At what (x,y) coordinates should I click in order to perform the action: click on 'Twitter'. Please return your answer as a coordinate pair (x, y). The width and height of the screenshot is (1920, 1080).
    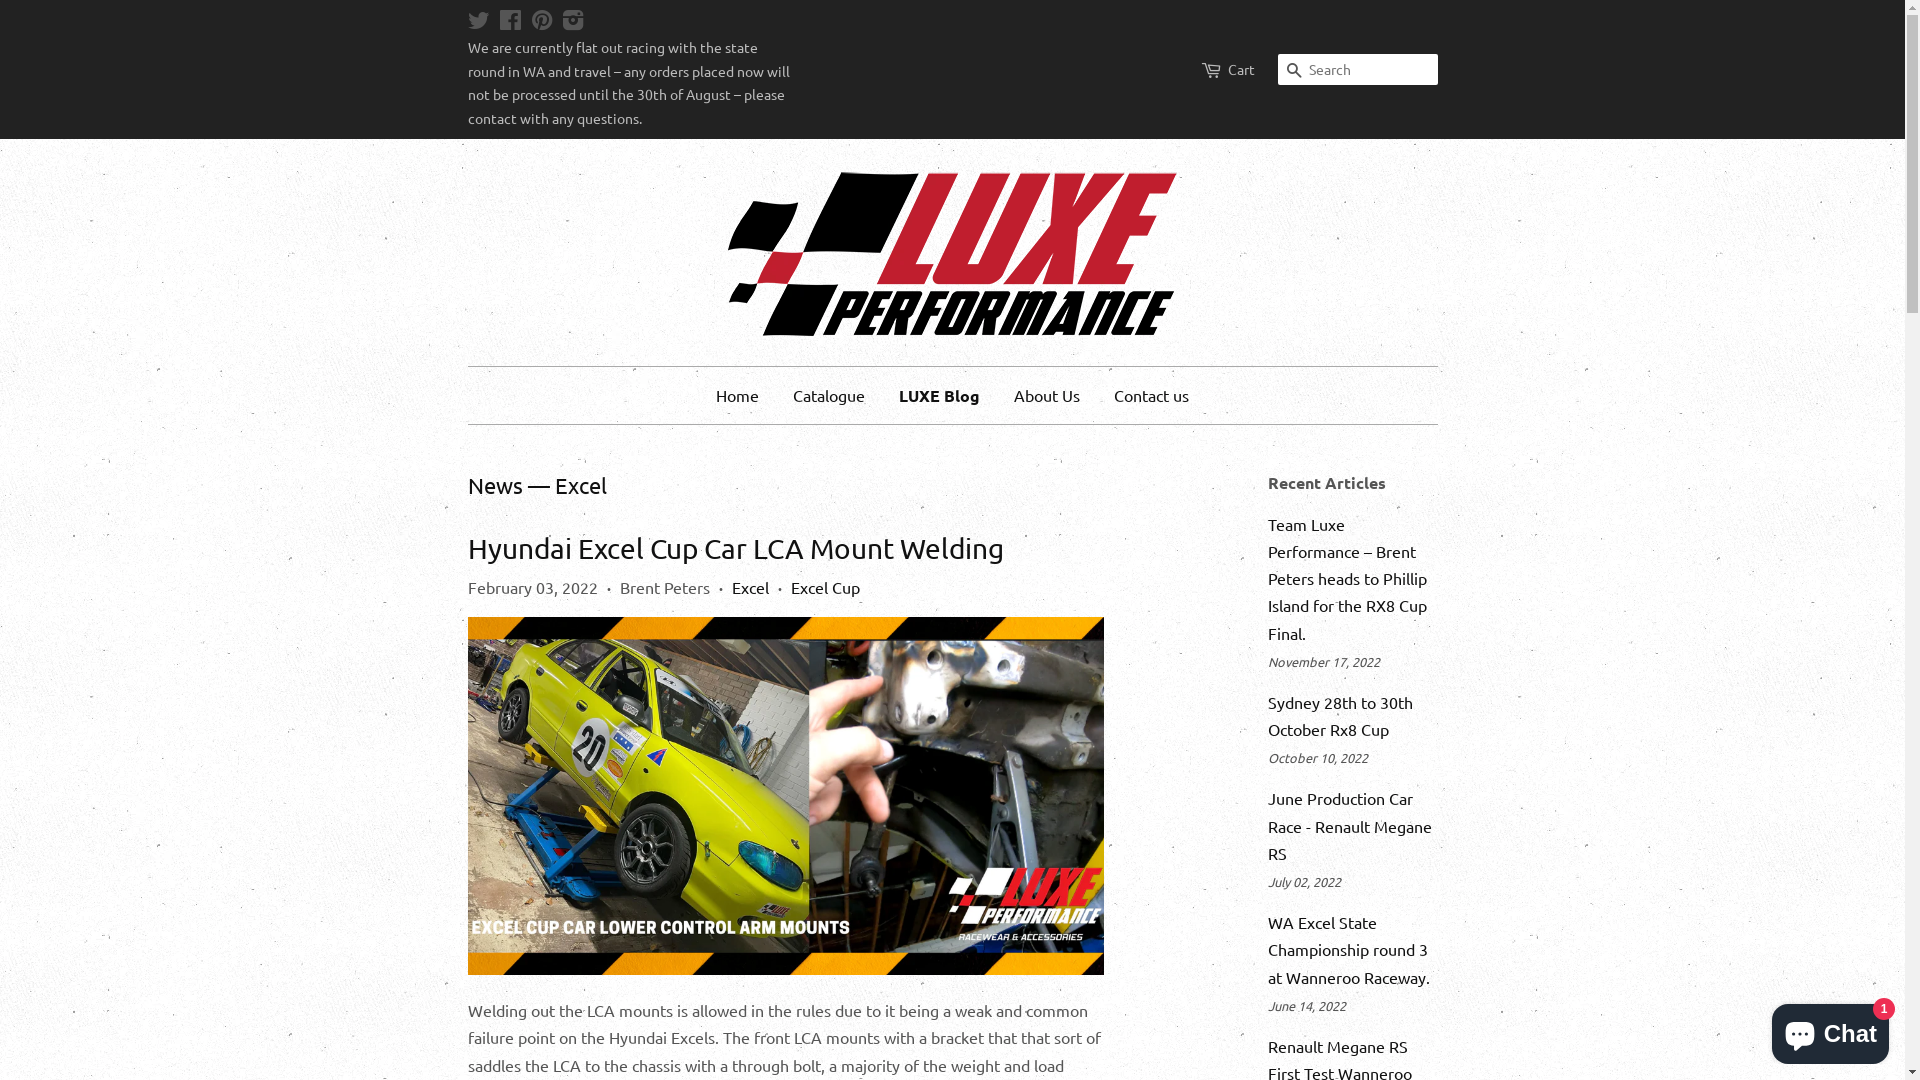
    Looking at the image, I should click on (478, 23).